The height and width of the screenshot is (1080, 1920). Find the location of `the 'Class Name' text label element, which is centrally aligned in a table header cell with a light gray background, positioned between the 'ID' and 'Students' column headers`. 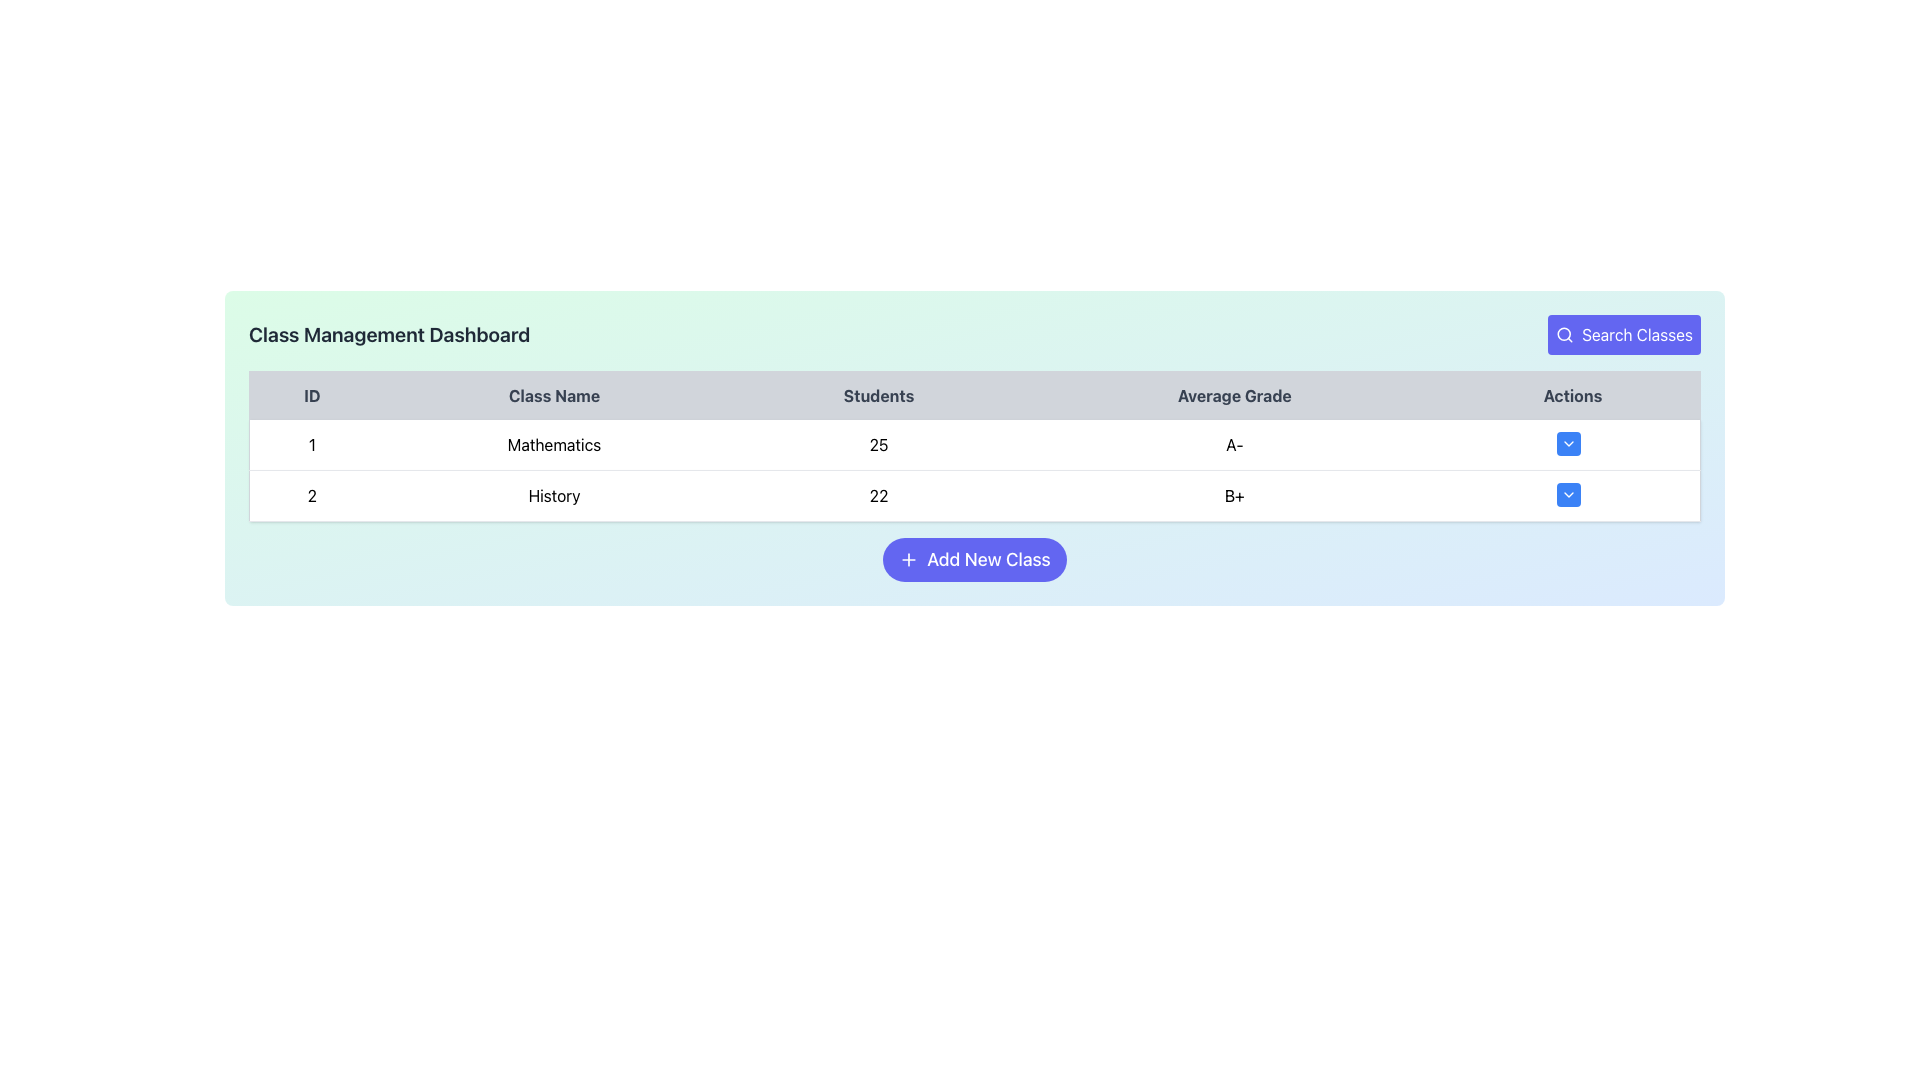

the 'Class Name' text label element, which is centrally aligned in a table header cell with a light gray background, positioned between the 'ID' and 'Students' column headers is located at coordinates (554, 395).